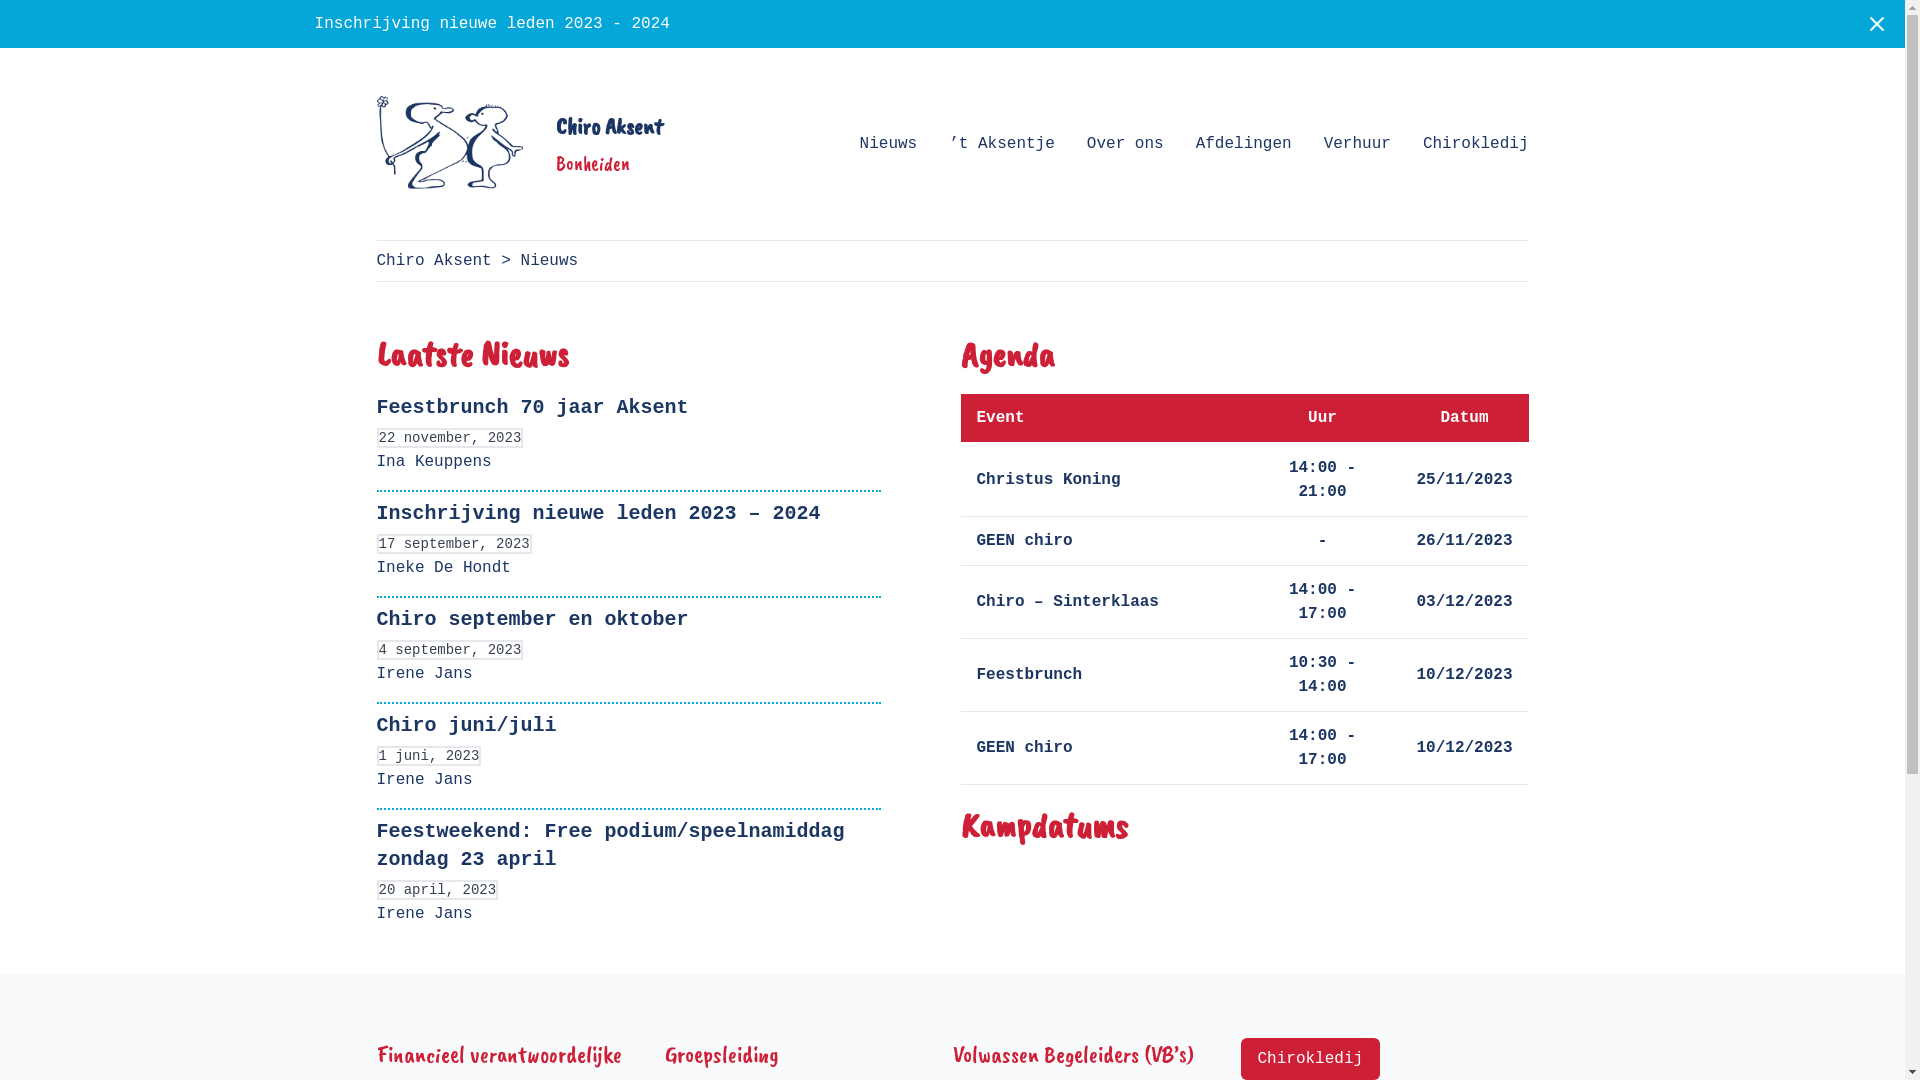  What do you see at coordinates (1875, 23) in the screenshot?
I see `'Dismiss'` at bounding box center [1875, 23].